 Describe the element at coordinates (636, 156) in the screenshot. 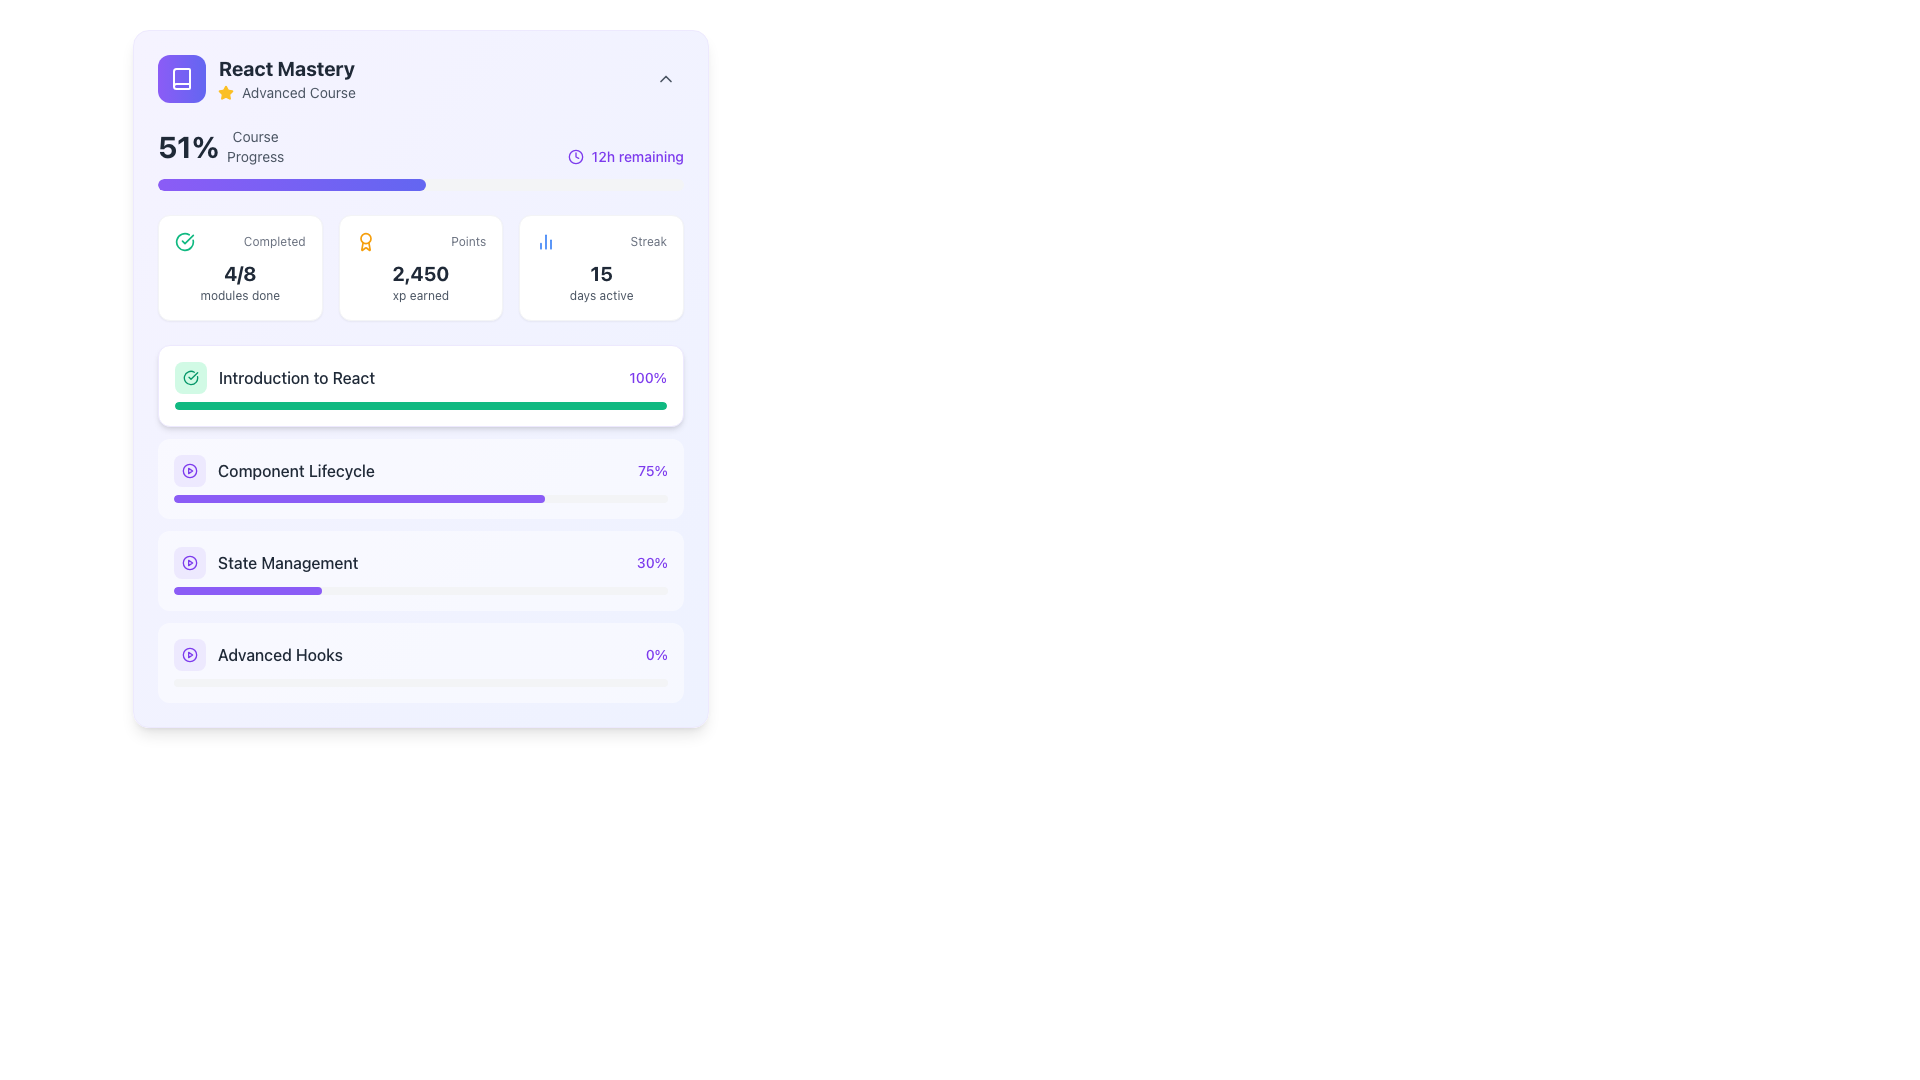

I see `the informational text label indicating the remaining time for the 'React Mastery' course, which is positioned above the course progress bar and adjacent to the right side of the clock icon` at that location.